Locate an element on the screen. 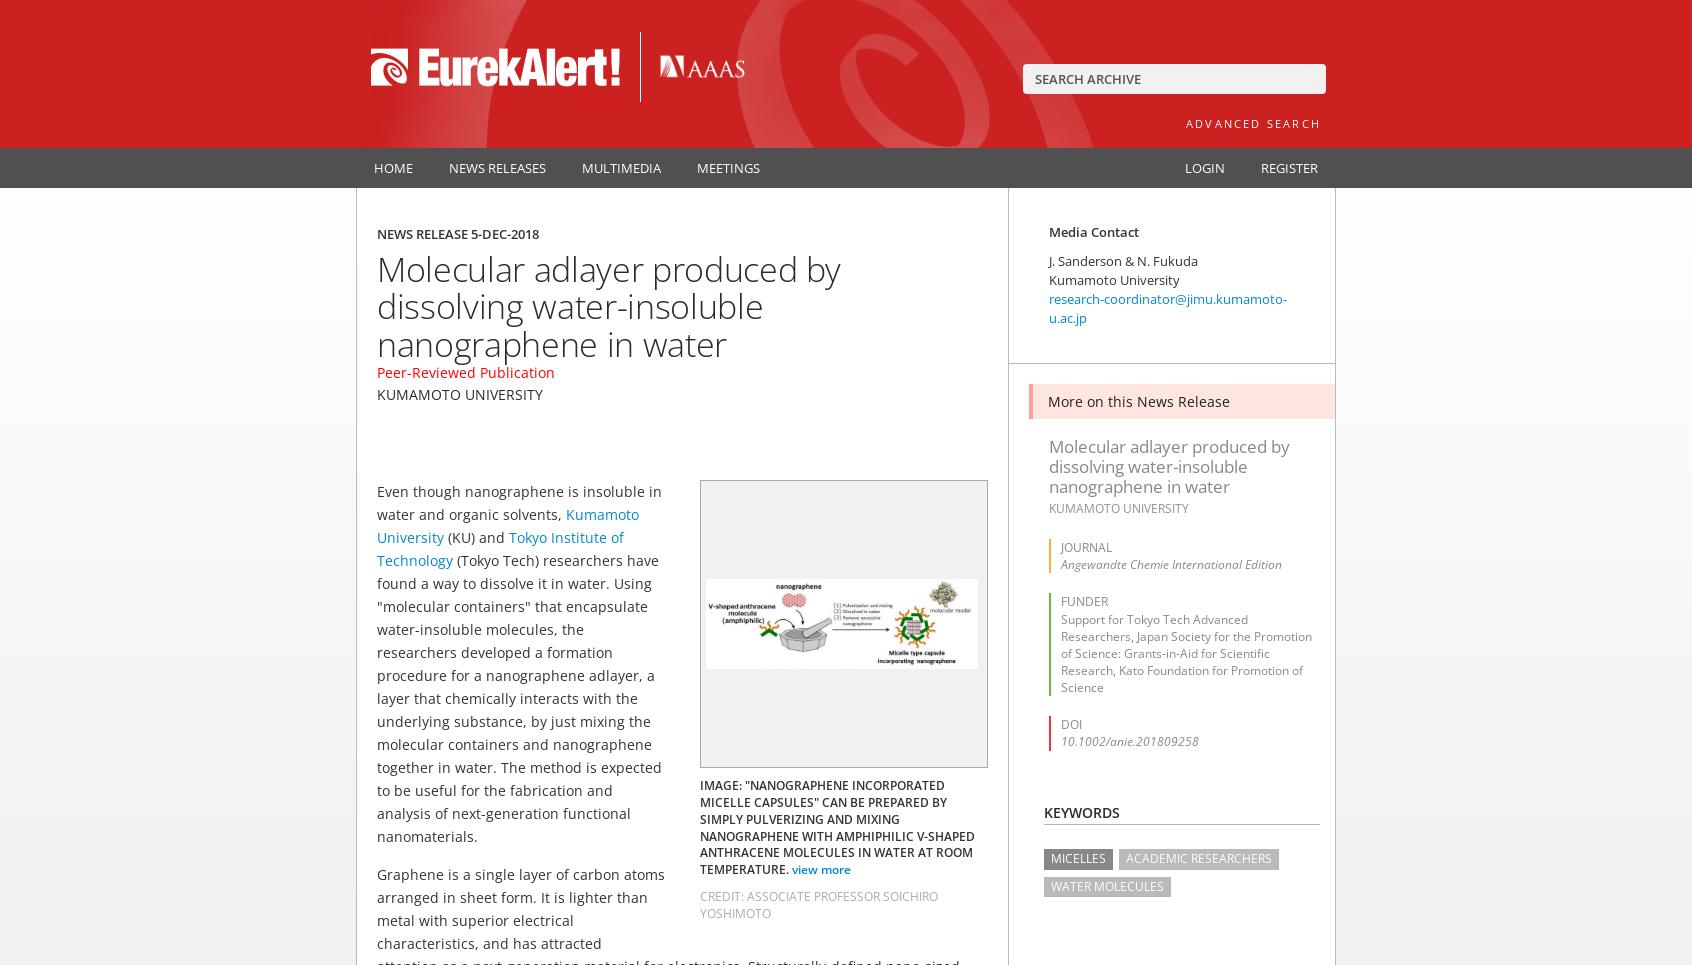  'Academic researchers' is located at coordinates (1197, 858).